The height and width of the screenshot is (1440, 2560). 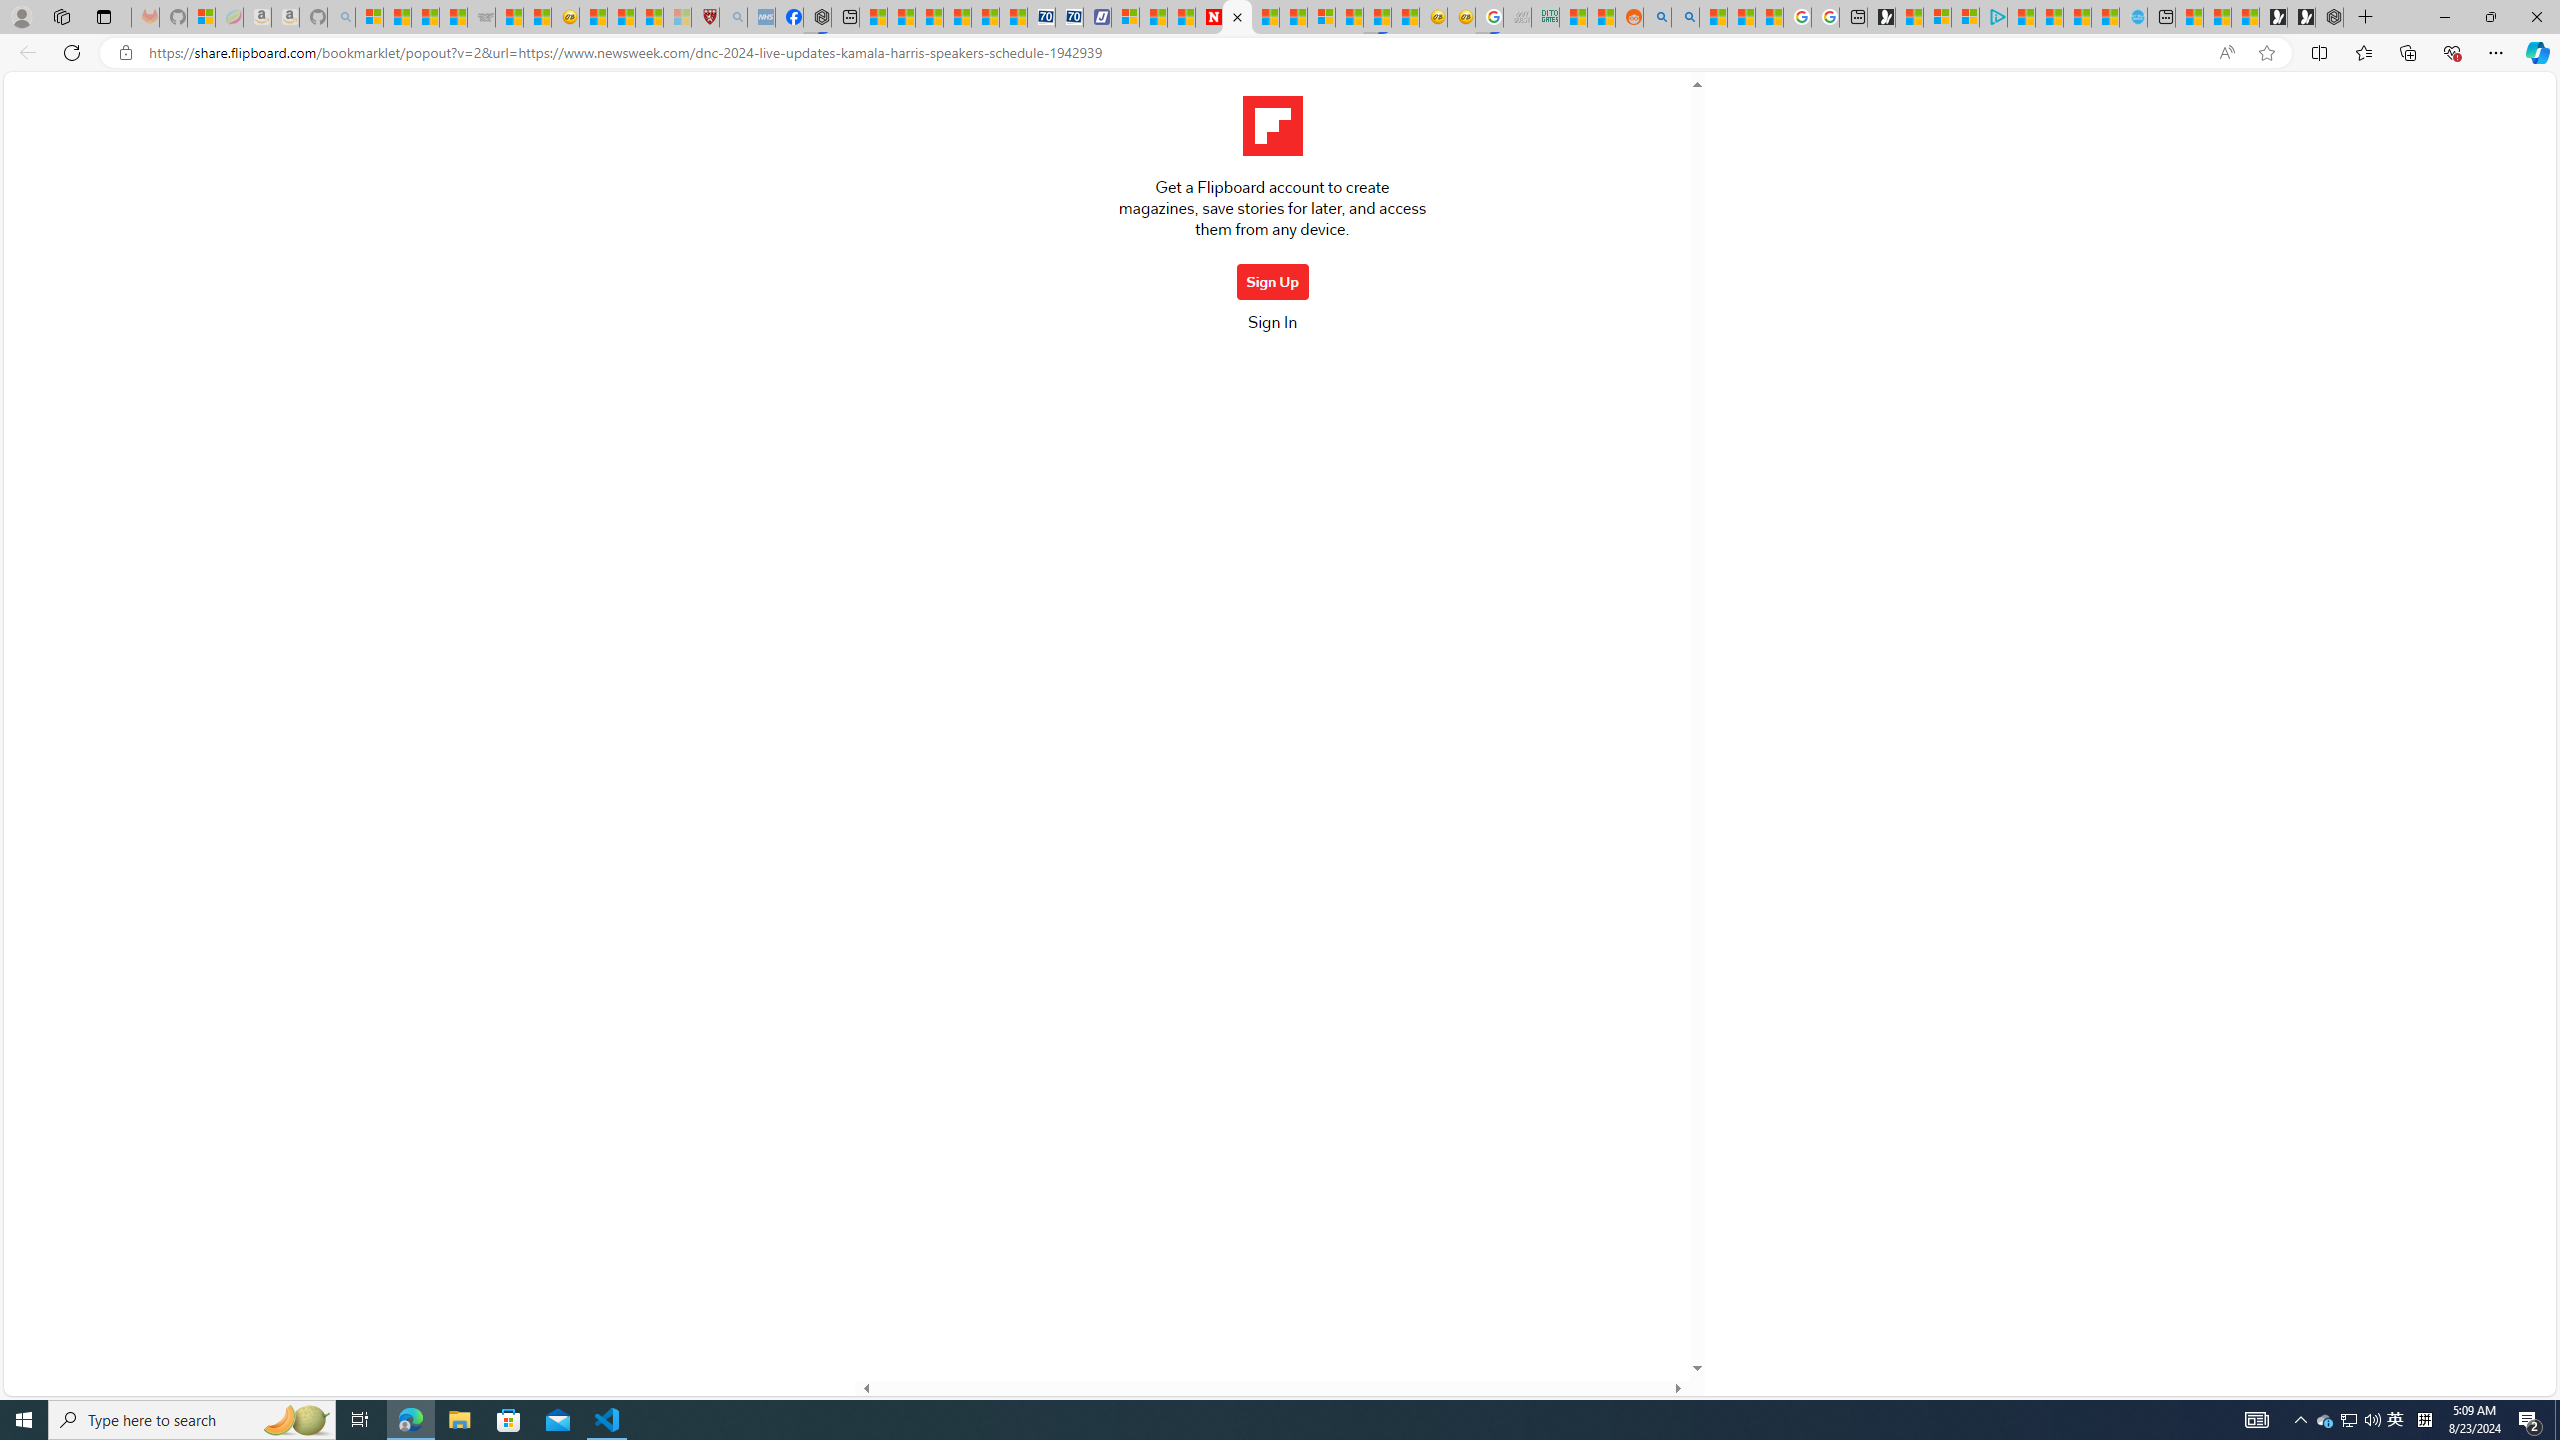 What do you see at coordinates (1544, 16) in the screenshot?
I see `'DITOGAMES AG Imprint'` at bounding box center [1544, 16].